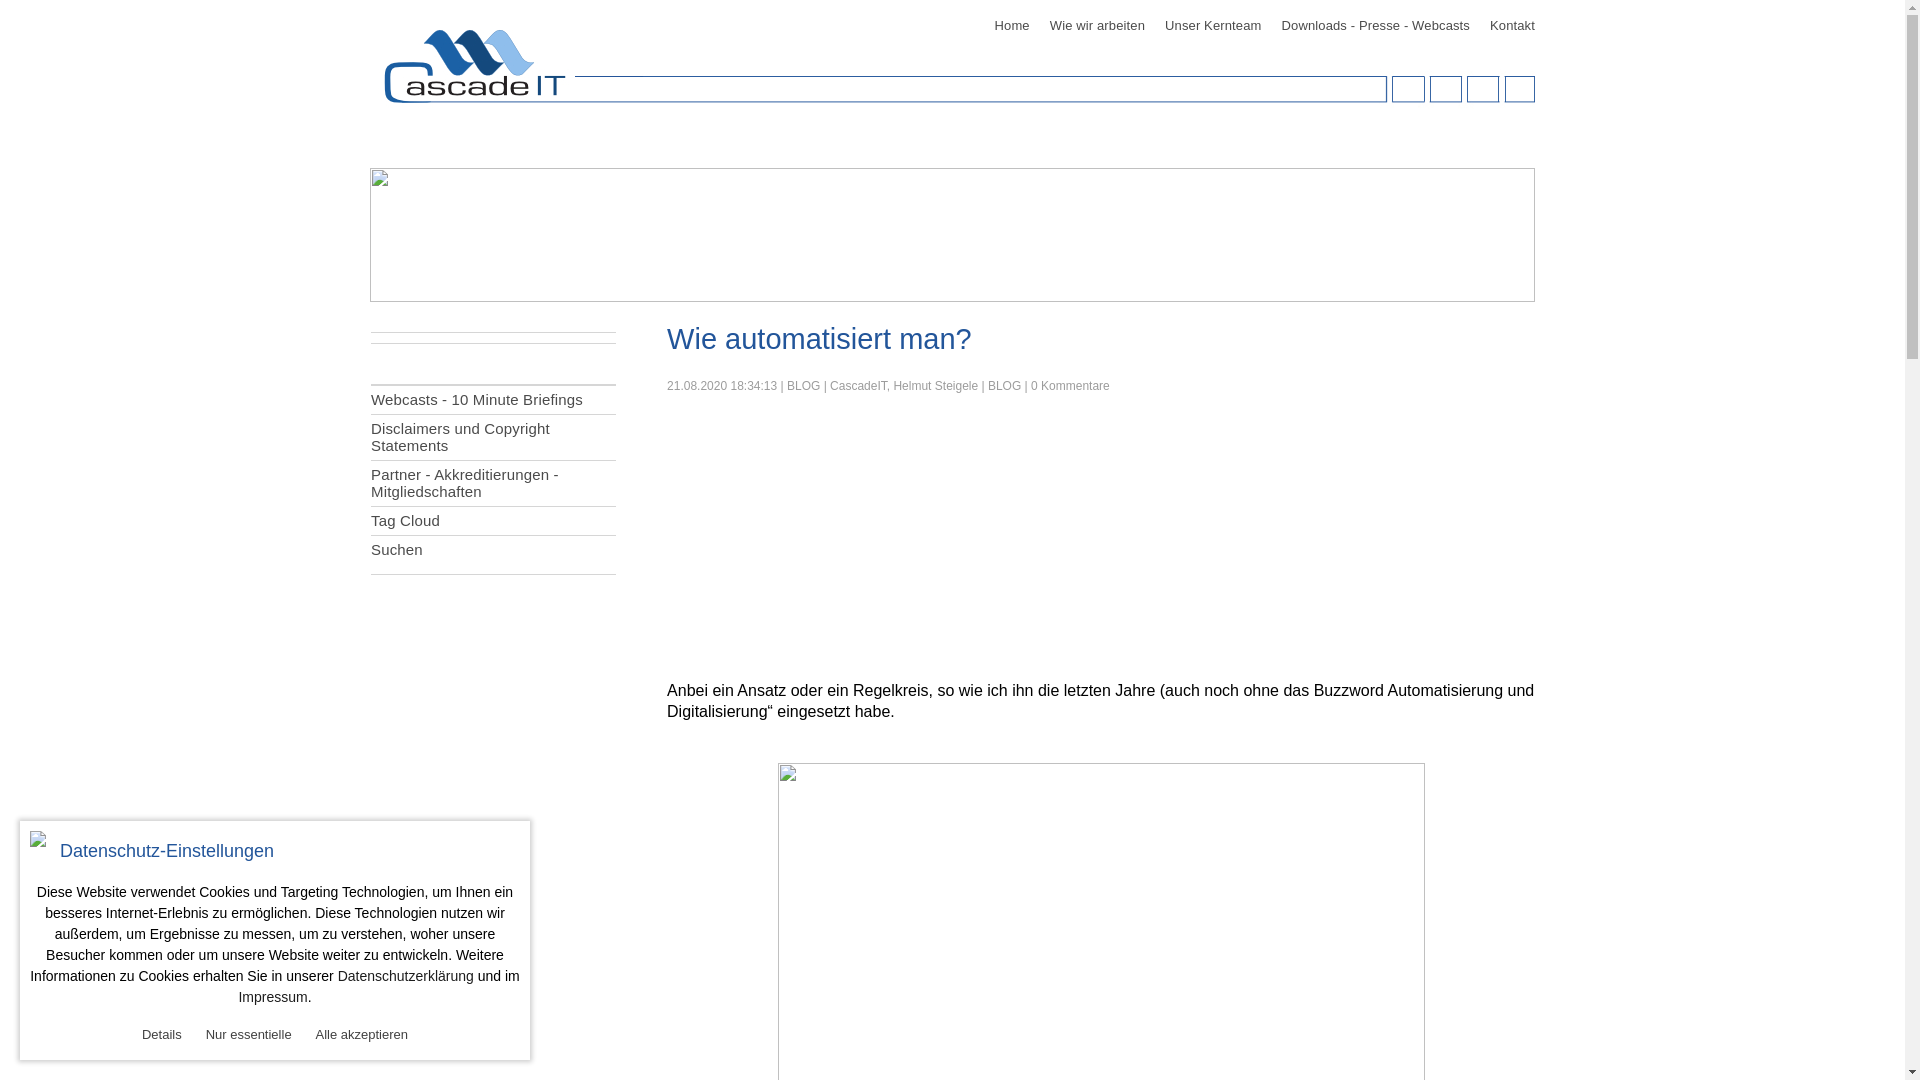 The width and height of the screenshot is (1920, 1080). I want to click on 'Alle akzeptieren', so click(305, 1033).